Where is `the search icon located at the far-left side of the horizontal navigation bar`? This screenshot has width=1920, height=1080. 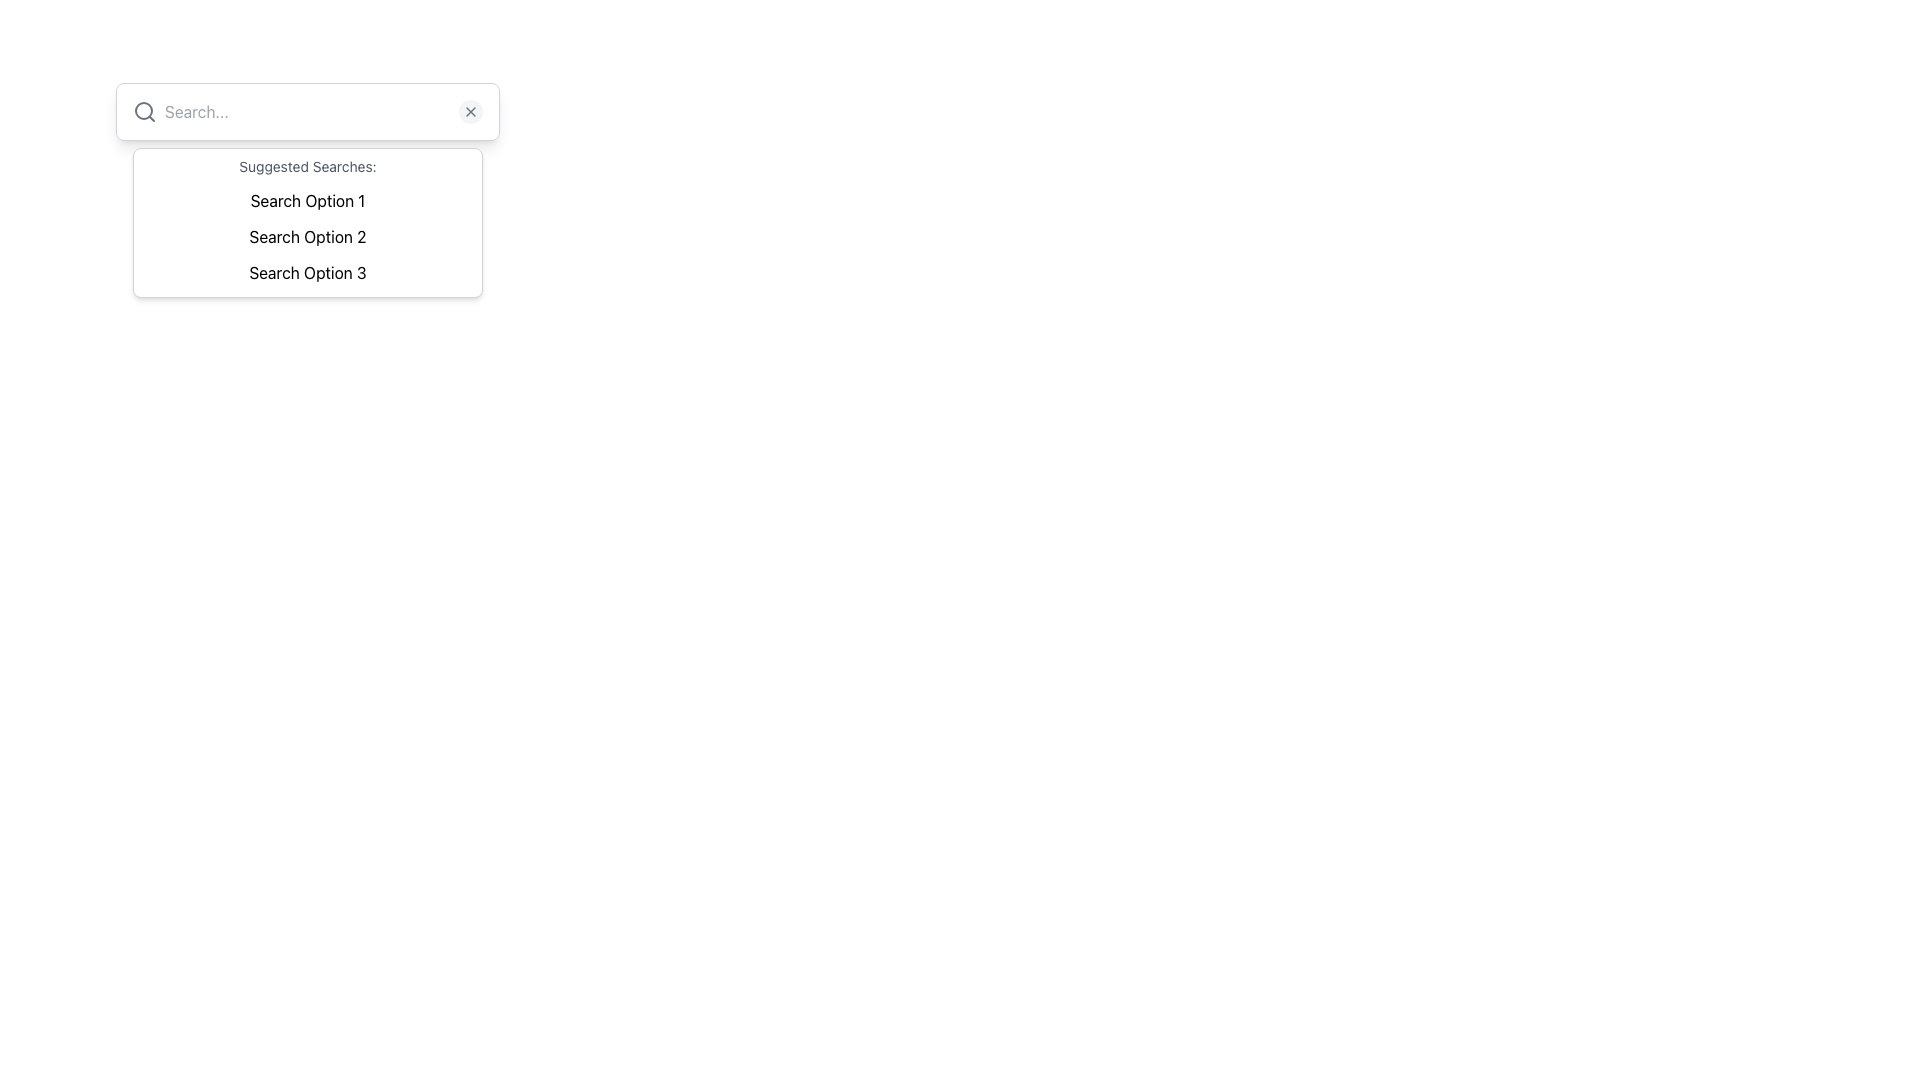
the search icon located at the far-left side of the horizontal navigation bar is located at coordinates (143, 111).